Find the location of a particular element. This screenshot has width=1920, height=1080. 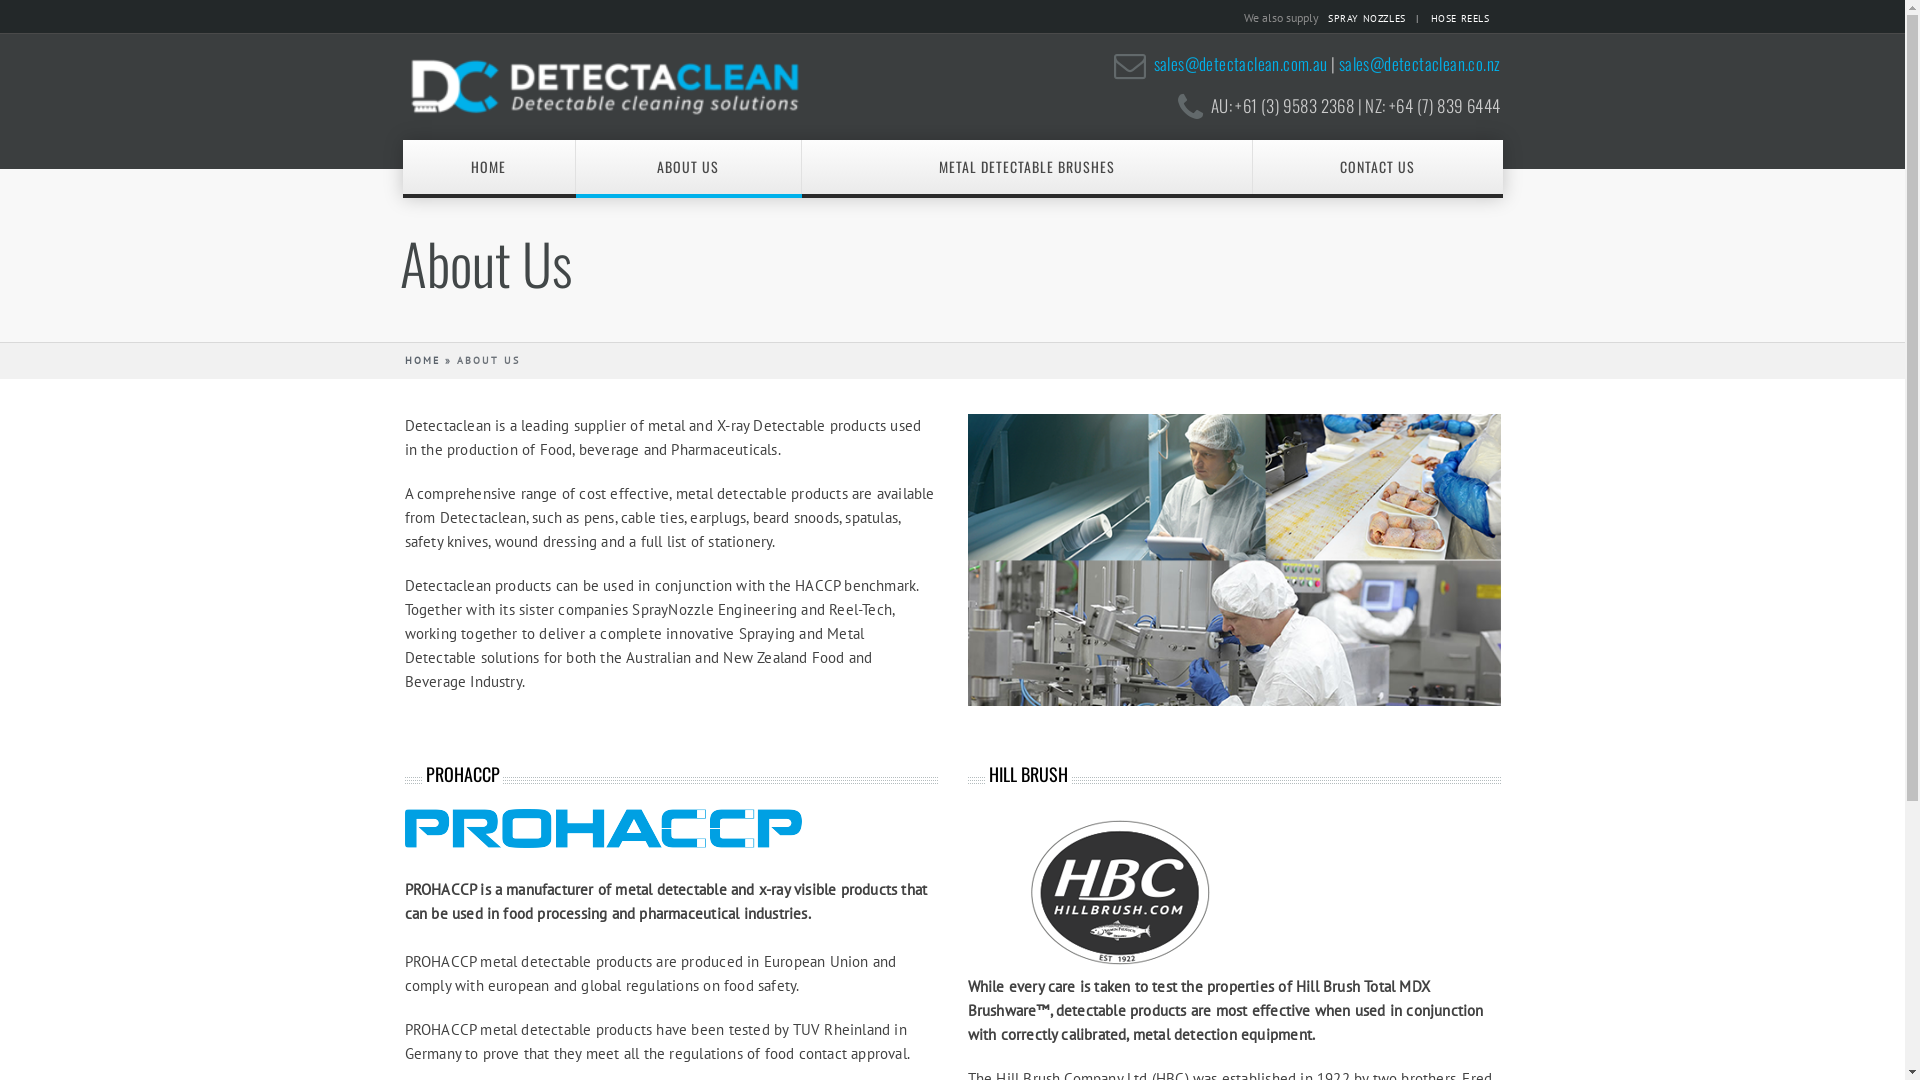

'HOME' is located at coordinates (420, 360).